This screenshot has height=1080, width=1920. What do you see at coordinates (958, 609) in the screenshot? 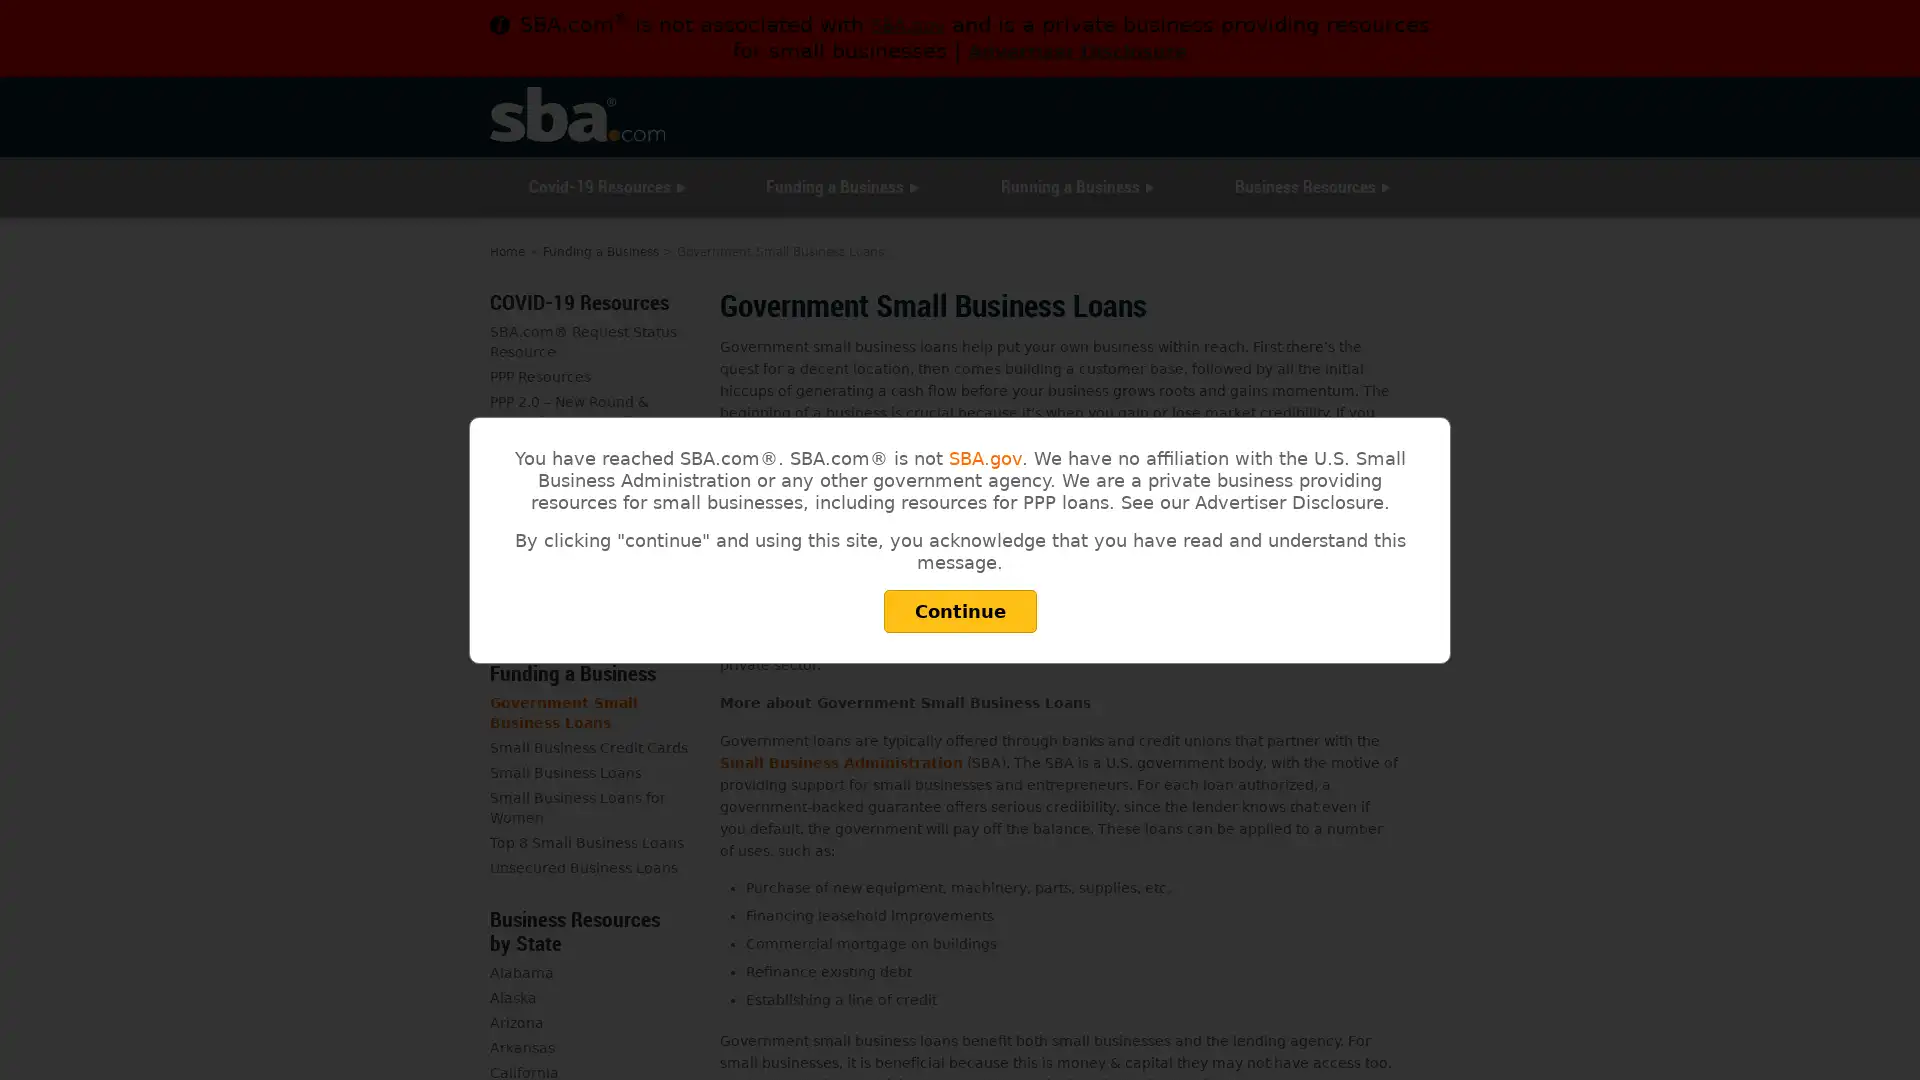
I see `Continue` at bounding box center [958, 609].